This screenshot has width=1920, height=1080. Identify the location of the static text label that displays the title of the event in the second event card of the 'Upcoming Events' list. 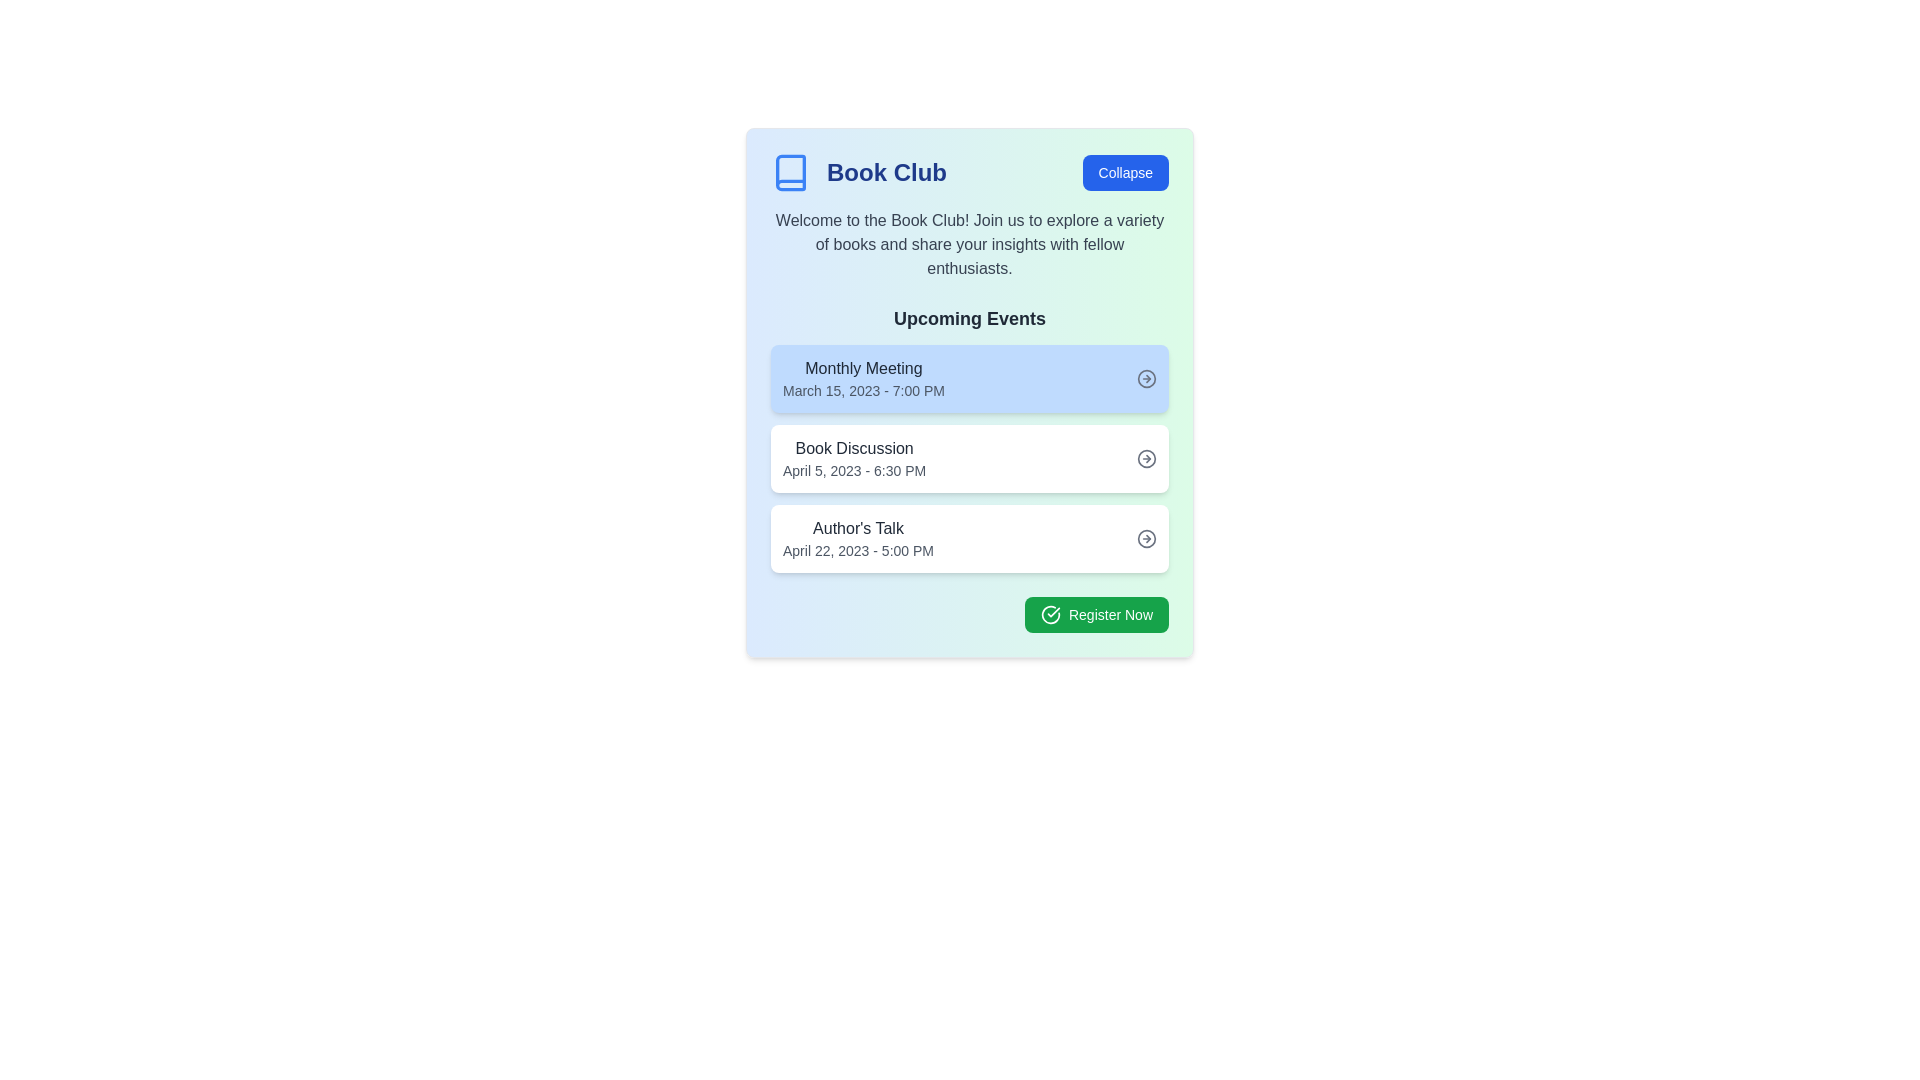
(854, 447).